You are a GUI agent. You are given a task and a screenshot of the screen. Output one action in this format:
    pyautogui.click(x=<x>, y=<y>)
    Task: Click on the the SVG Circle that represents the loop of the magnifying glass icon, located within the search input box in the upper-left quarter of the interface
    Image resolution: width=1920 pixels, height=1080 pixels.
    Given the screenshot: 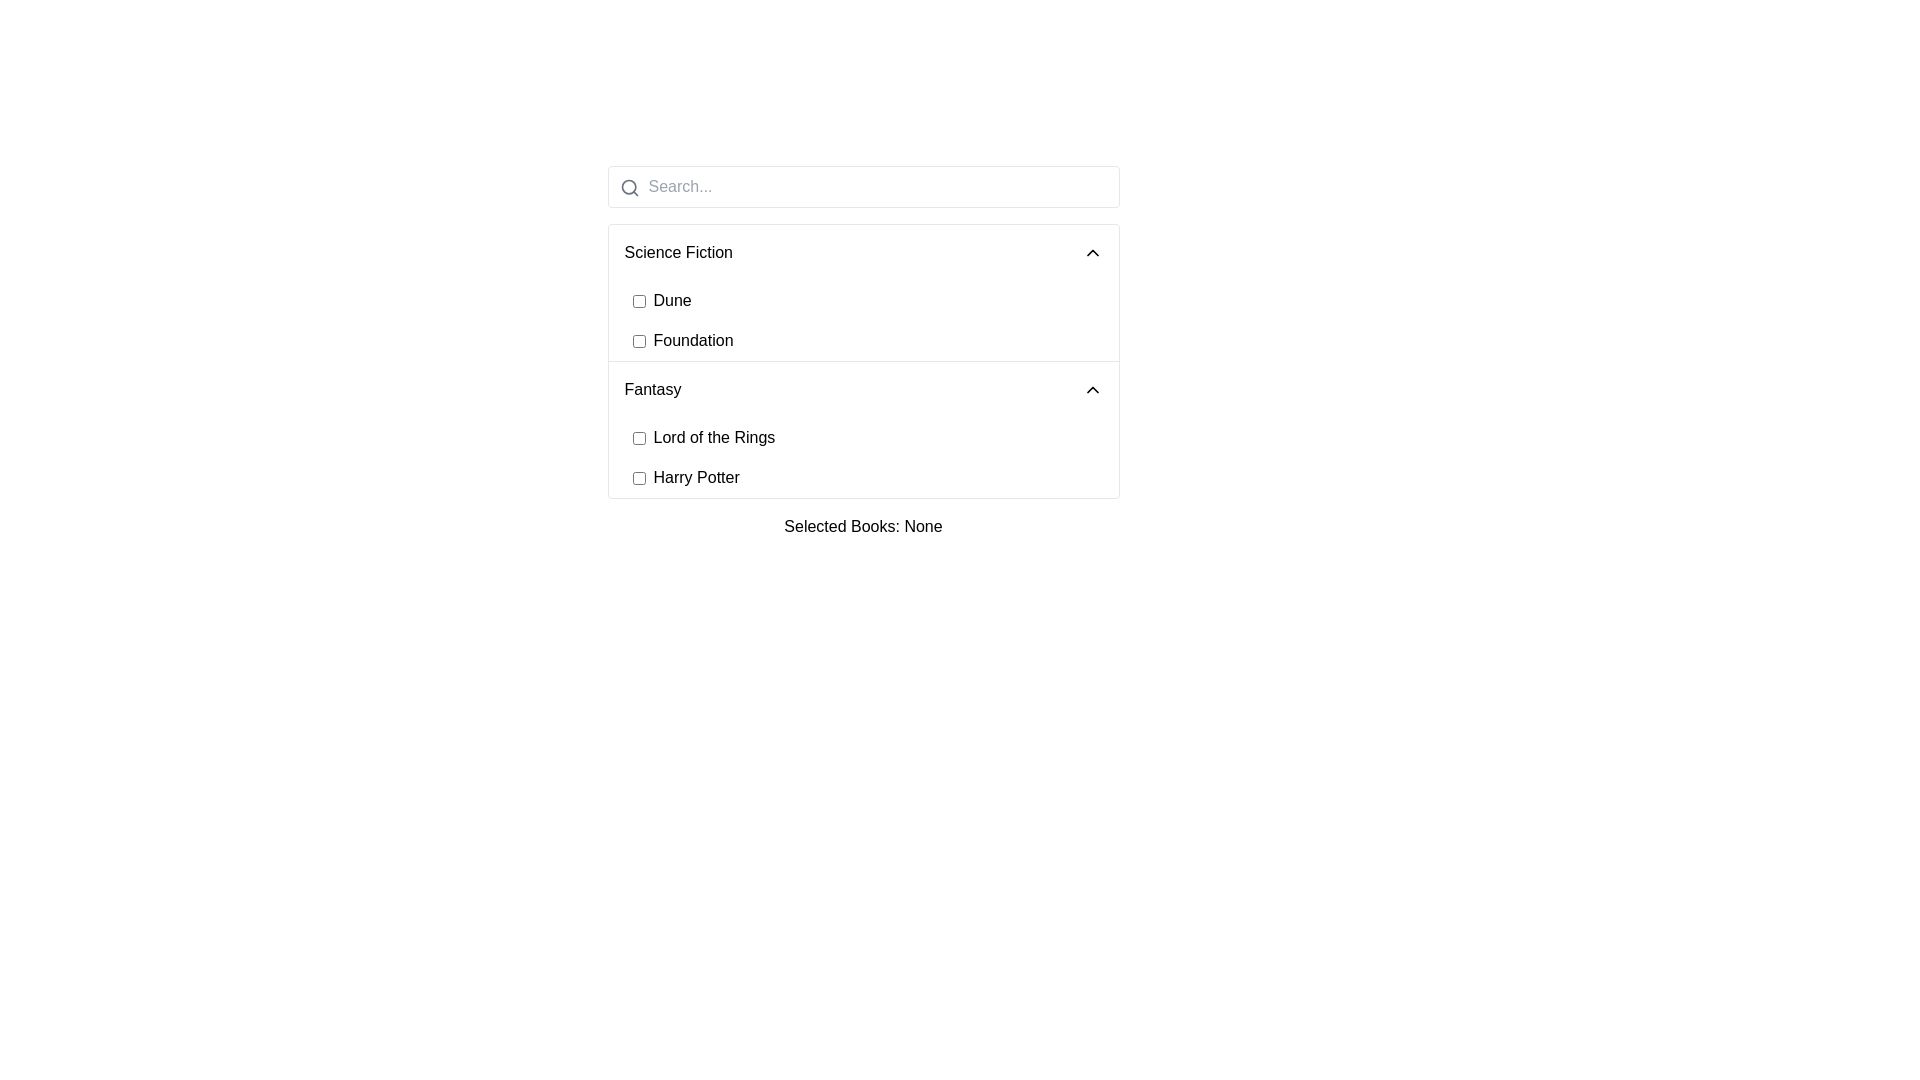 What is the action you would take?
    pyautogui.click(x=627, y=187)
    